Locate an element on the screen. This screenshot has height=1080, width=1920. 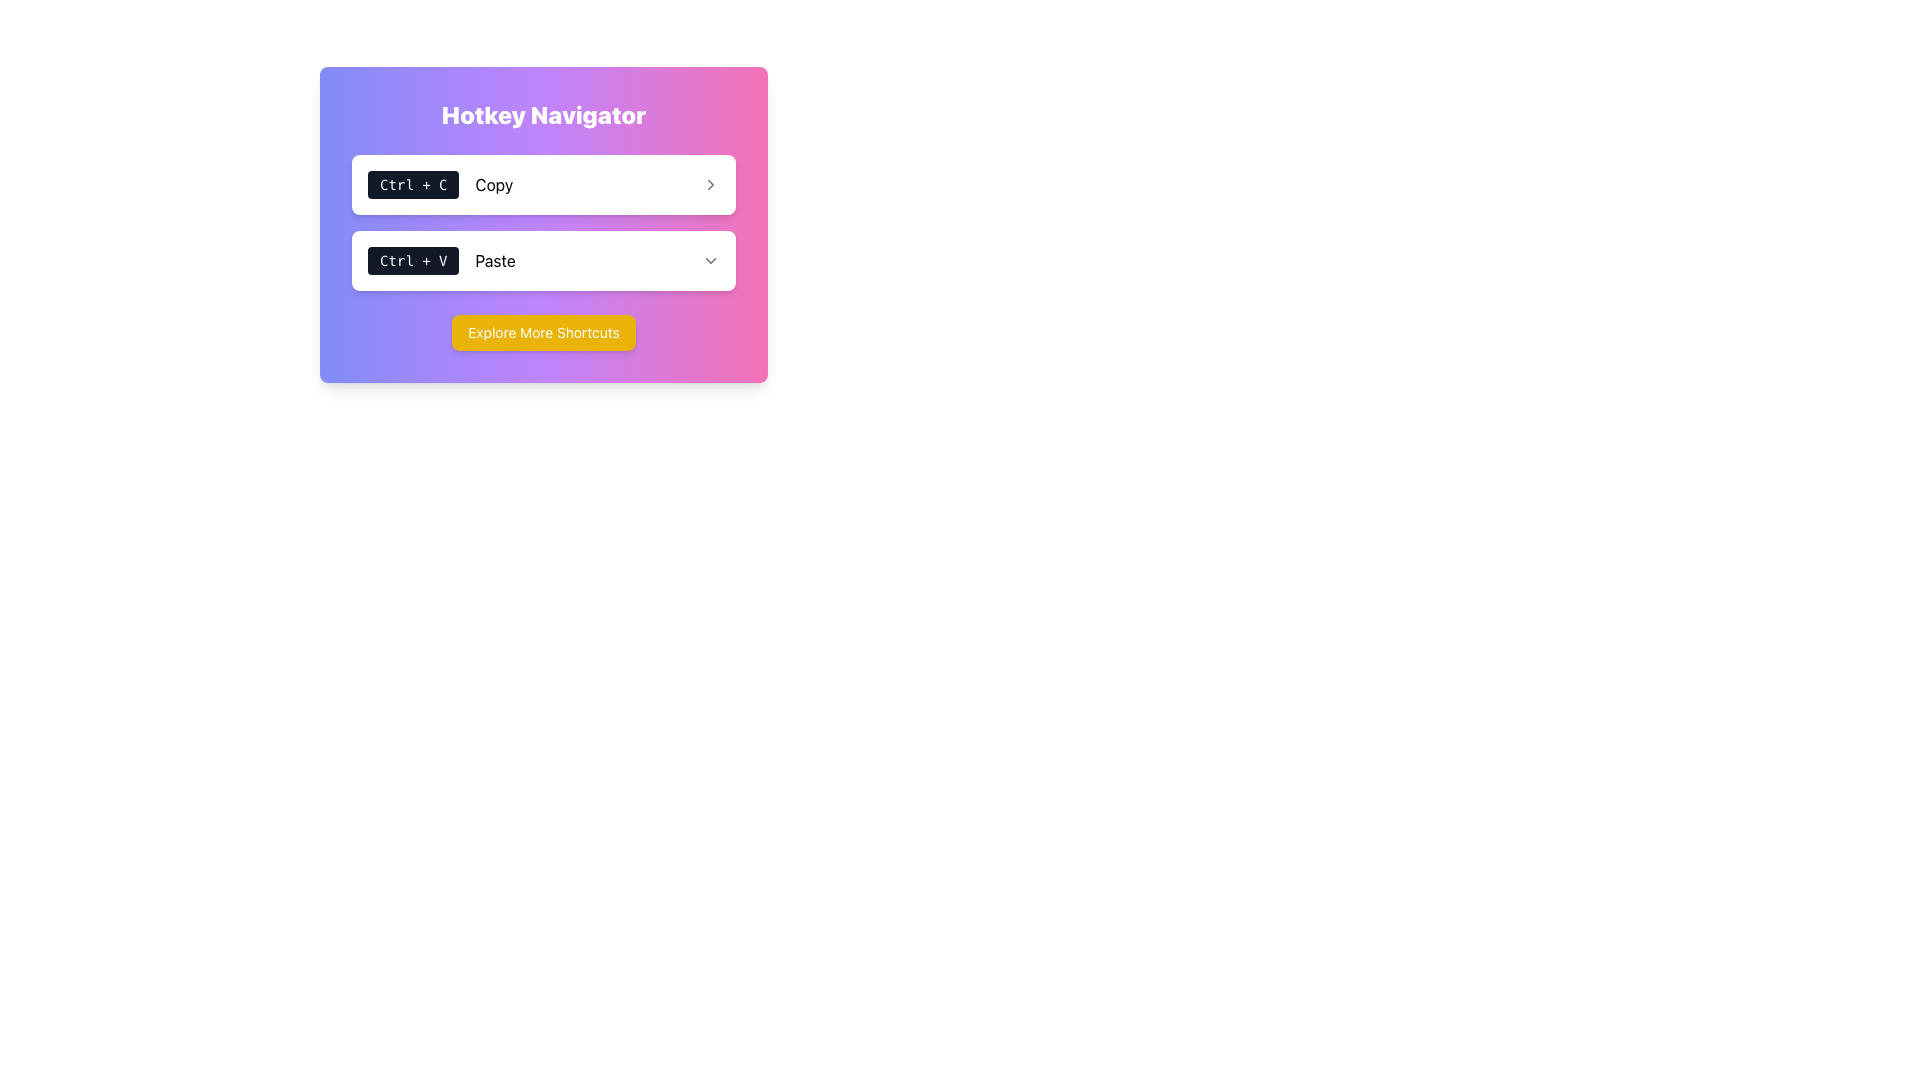
the small gray chevron-shaped icon pointing to the right, located at the far-right of the first item in the list of shortcuts, visually aligned with the text 'Copy.' is located at coordinates (710, 185).